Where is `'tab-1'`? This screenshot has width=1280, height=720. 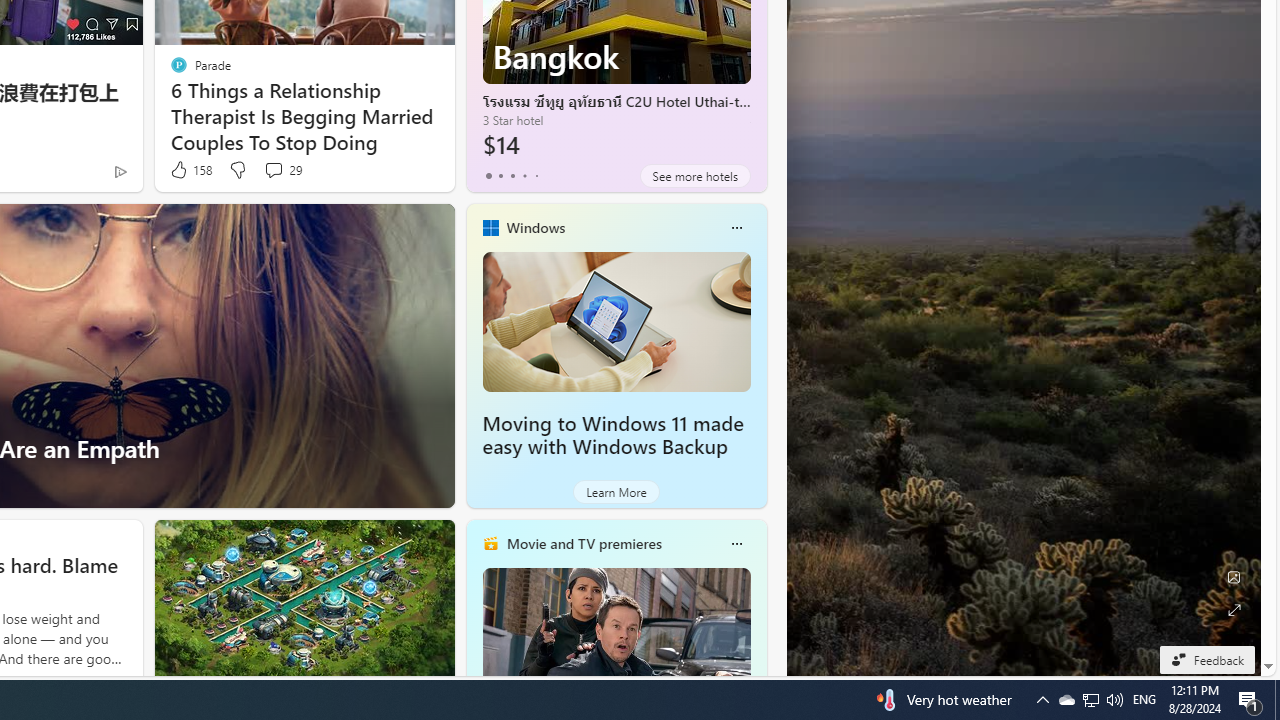 'tab-1' is located at coordinates (500, 175).